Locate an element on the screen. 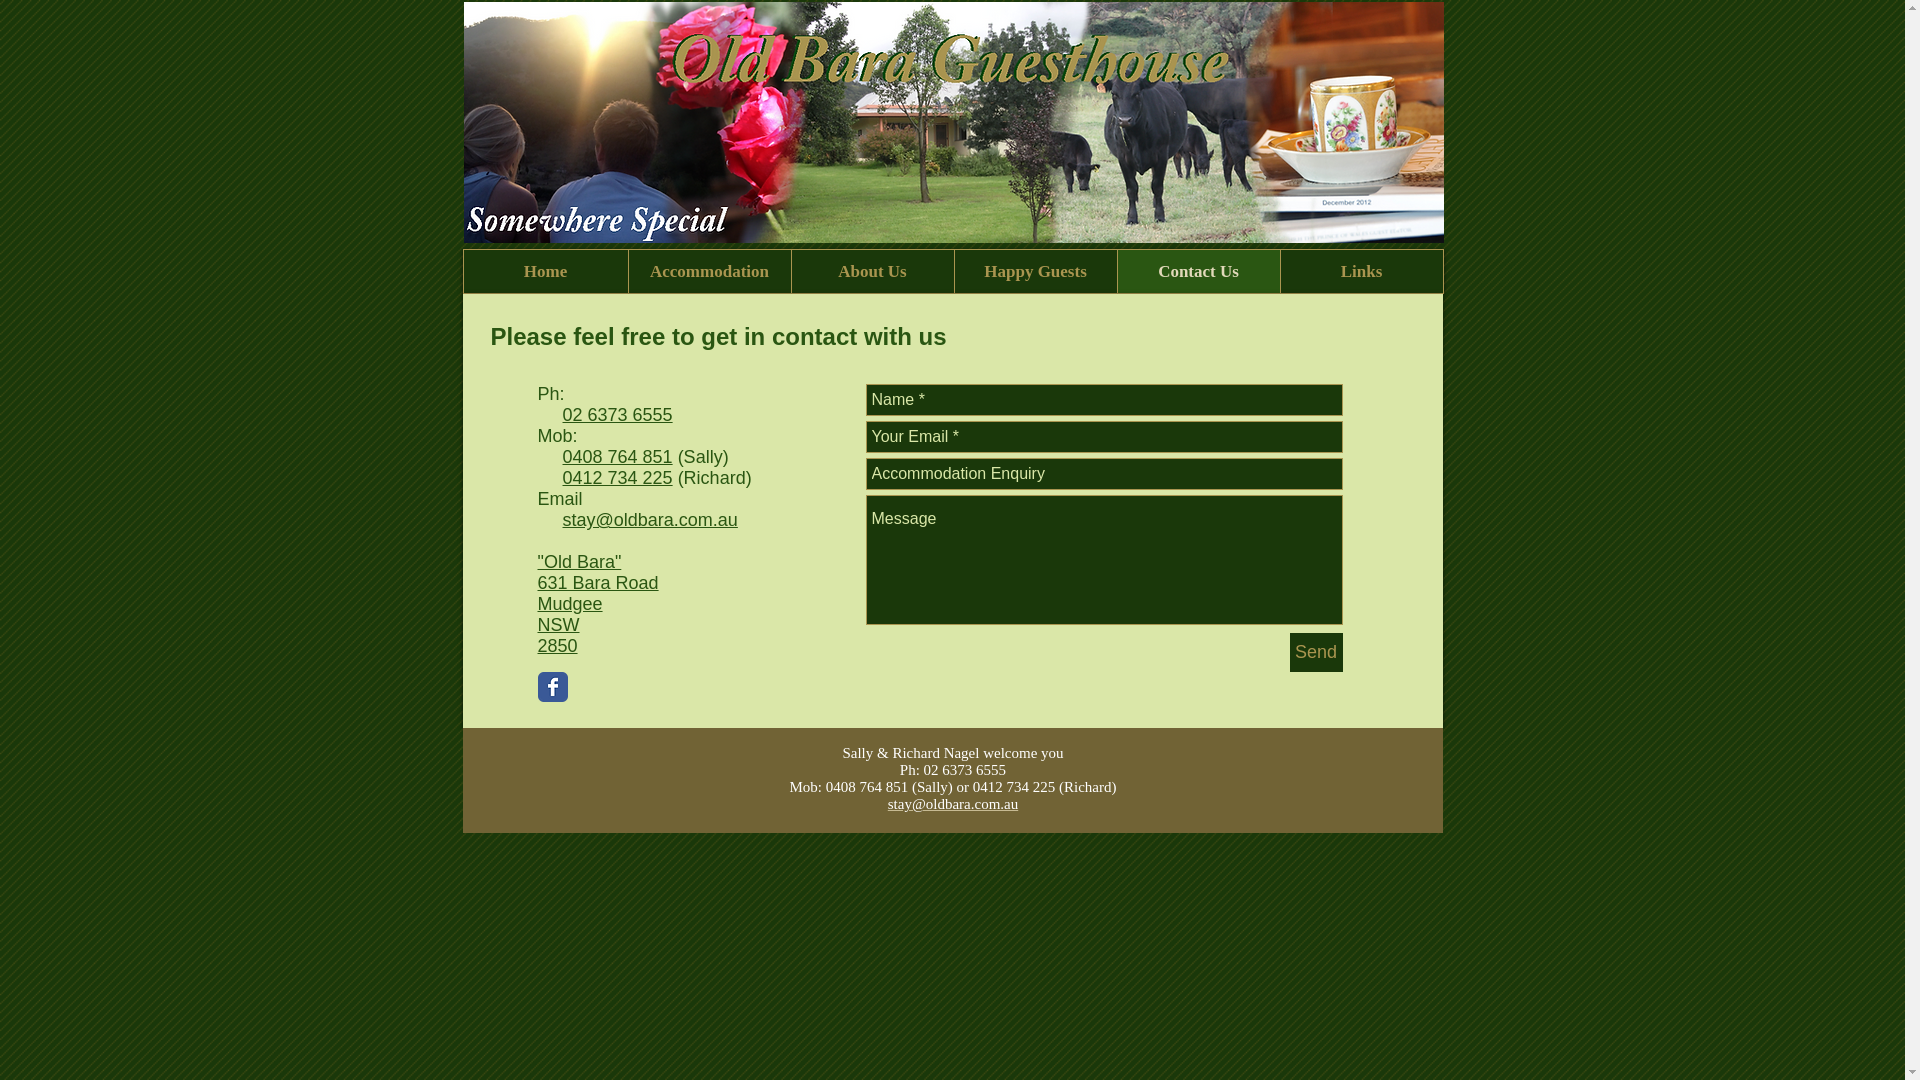 This screenshot has width=1920, height=1080. 'stay@oldbara.com.au' is located at coordinates (952, 802).